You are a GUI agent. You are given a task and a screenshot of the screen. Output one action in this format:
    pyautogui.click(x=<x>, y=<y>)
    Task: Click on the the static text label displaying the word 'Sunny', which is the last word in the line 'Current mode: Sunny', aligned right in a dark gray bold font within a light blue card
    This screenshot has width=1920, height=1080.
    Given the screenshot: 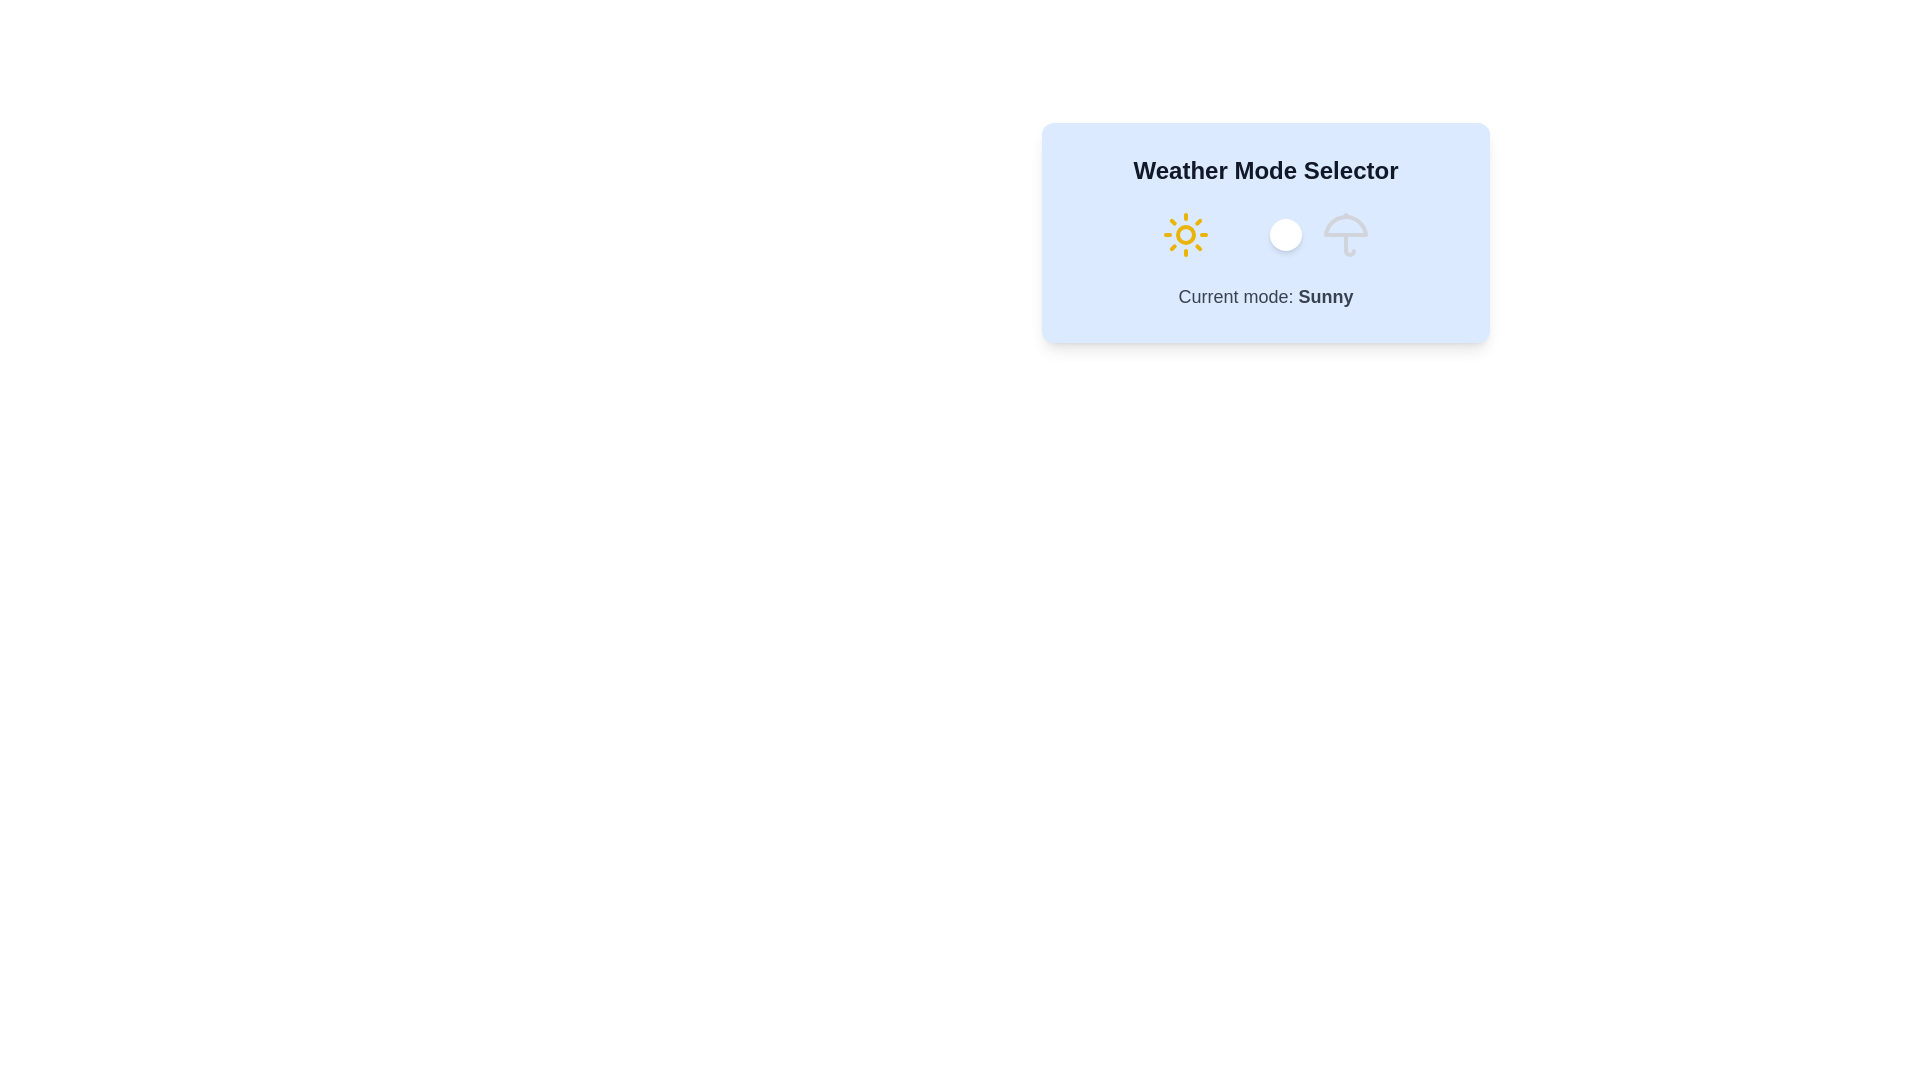 What is the action you would take?
    pyautogui.click(x=1325, y=297)
    